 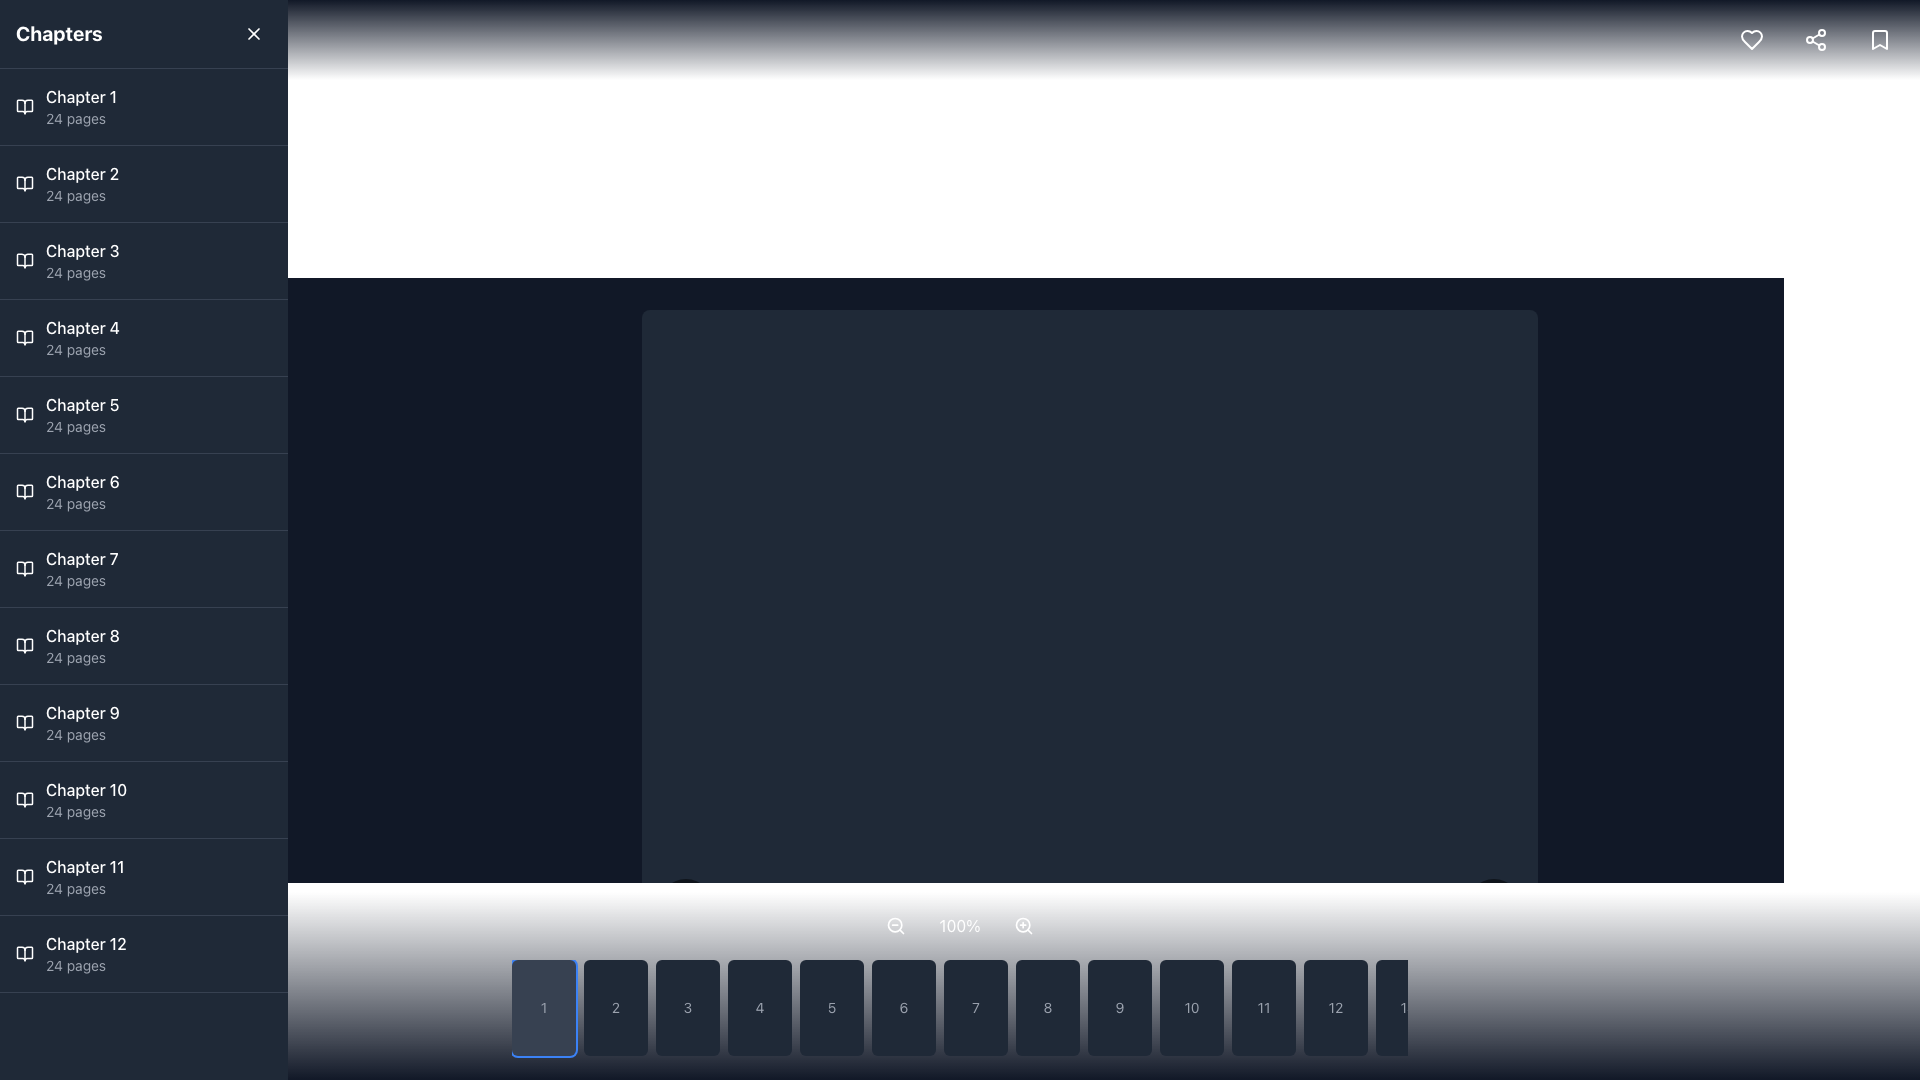 I want to click on the 'Chapter 3' icon located in the left sidebar panel, which serves as a navigation feature, so click(x=24, y=260).